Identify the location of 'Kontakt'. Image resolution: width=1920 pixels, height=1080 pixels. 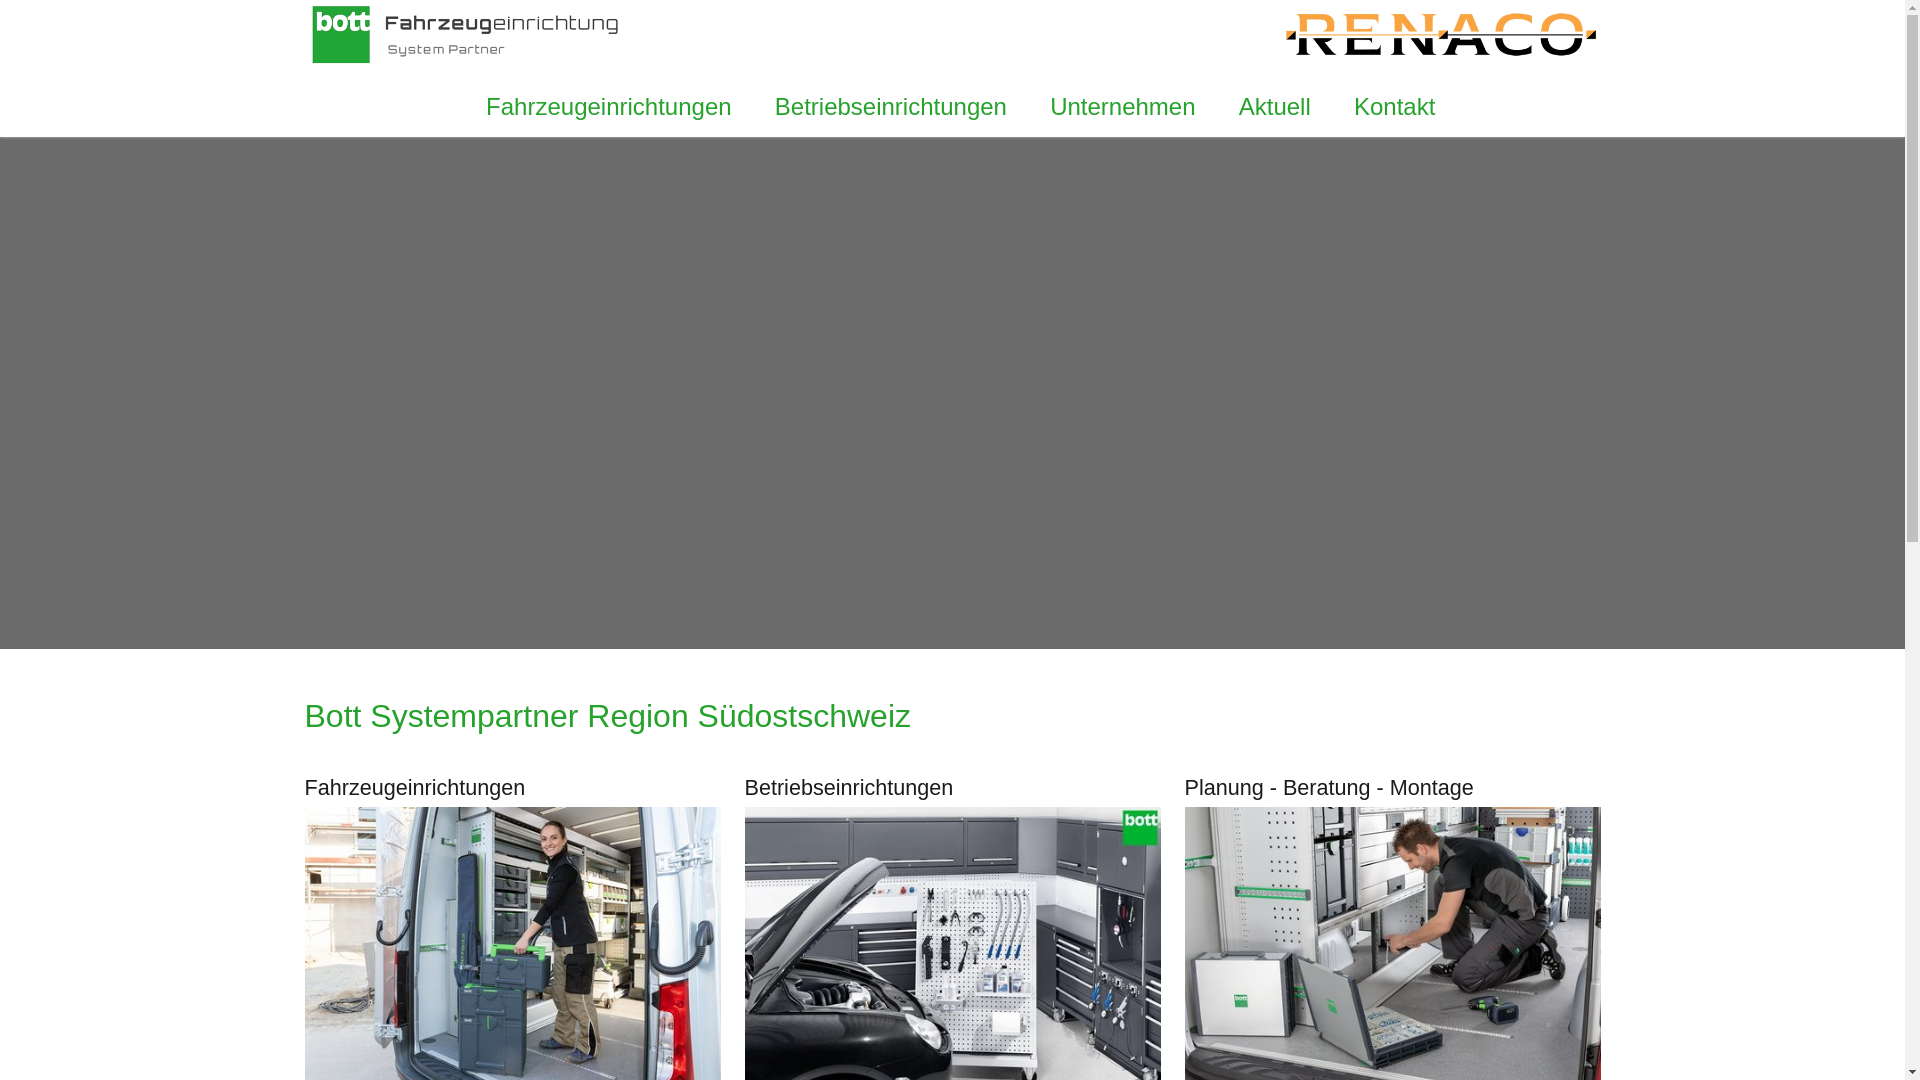
(1393, 107).